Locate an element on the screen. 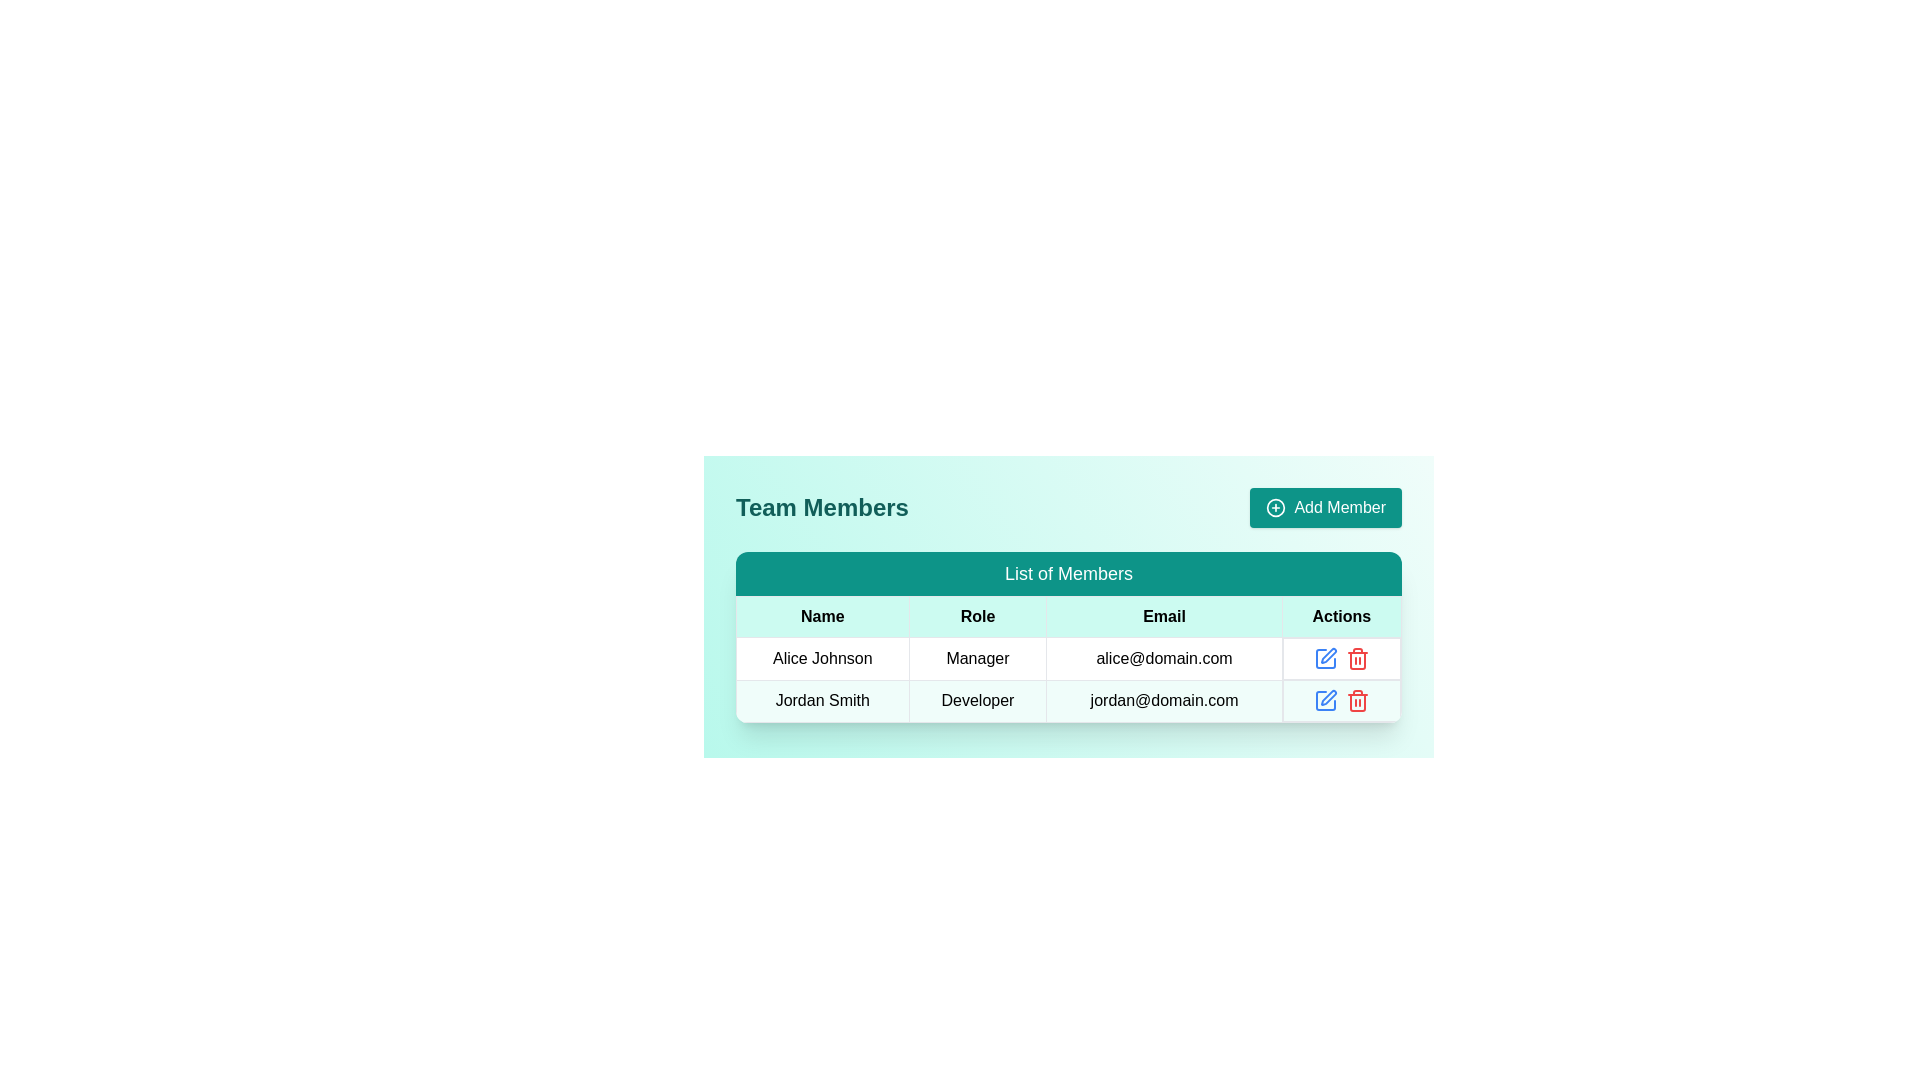  the 'Email' table header cell, which is the third item is located at coordinates (1164, 616).